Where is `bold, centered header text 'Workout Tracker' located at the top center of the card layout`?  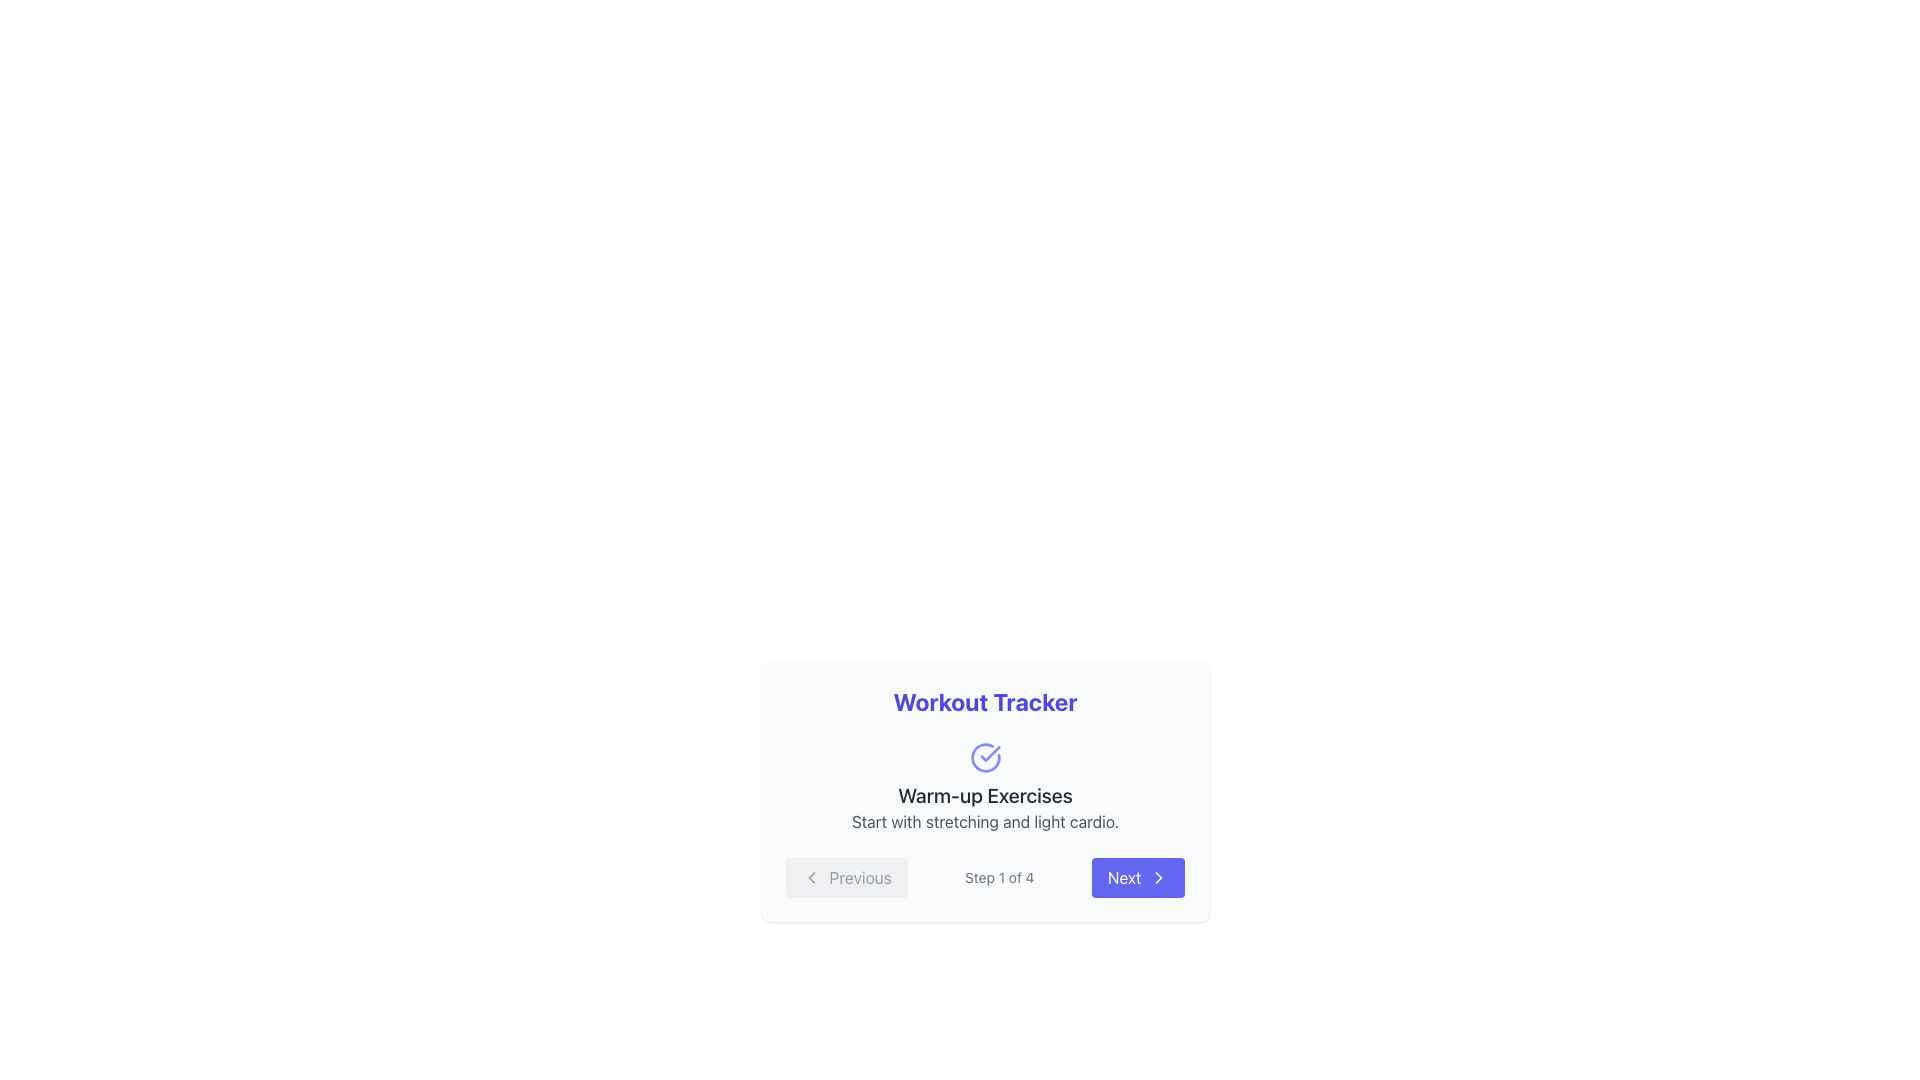
bold, centered header text 'Workout Tracker' located at the top center of the card layout is located at coordinates (985, 701).